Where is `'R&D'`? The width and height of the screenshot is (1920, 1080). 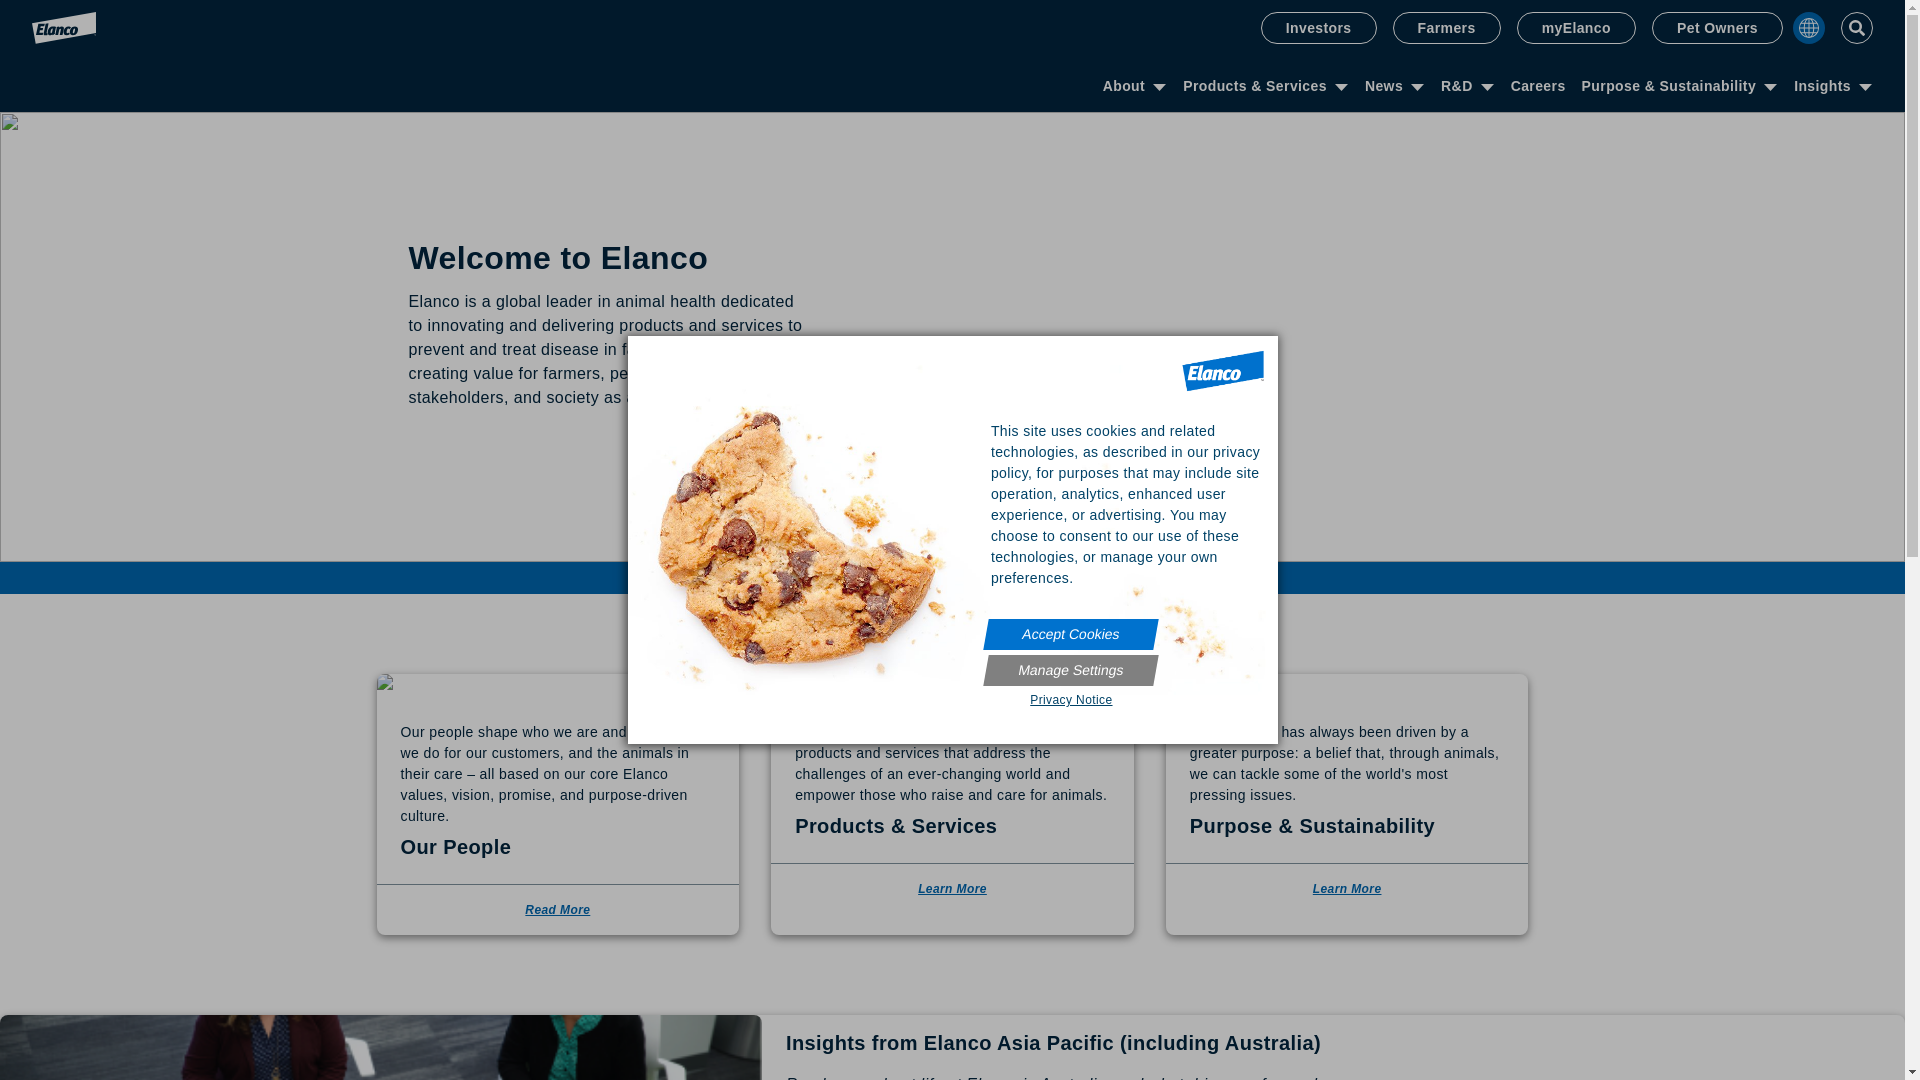
'R&D' is located at coordinates (1457, 87).